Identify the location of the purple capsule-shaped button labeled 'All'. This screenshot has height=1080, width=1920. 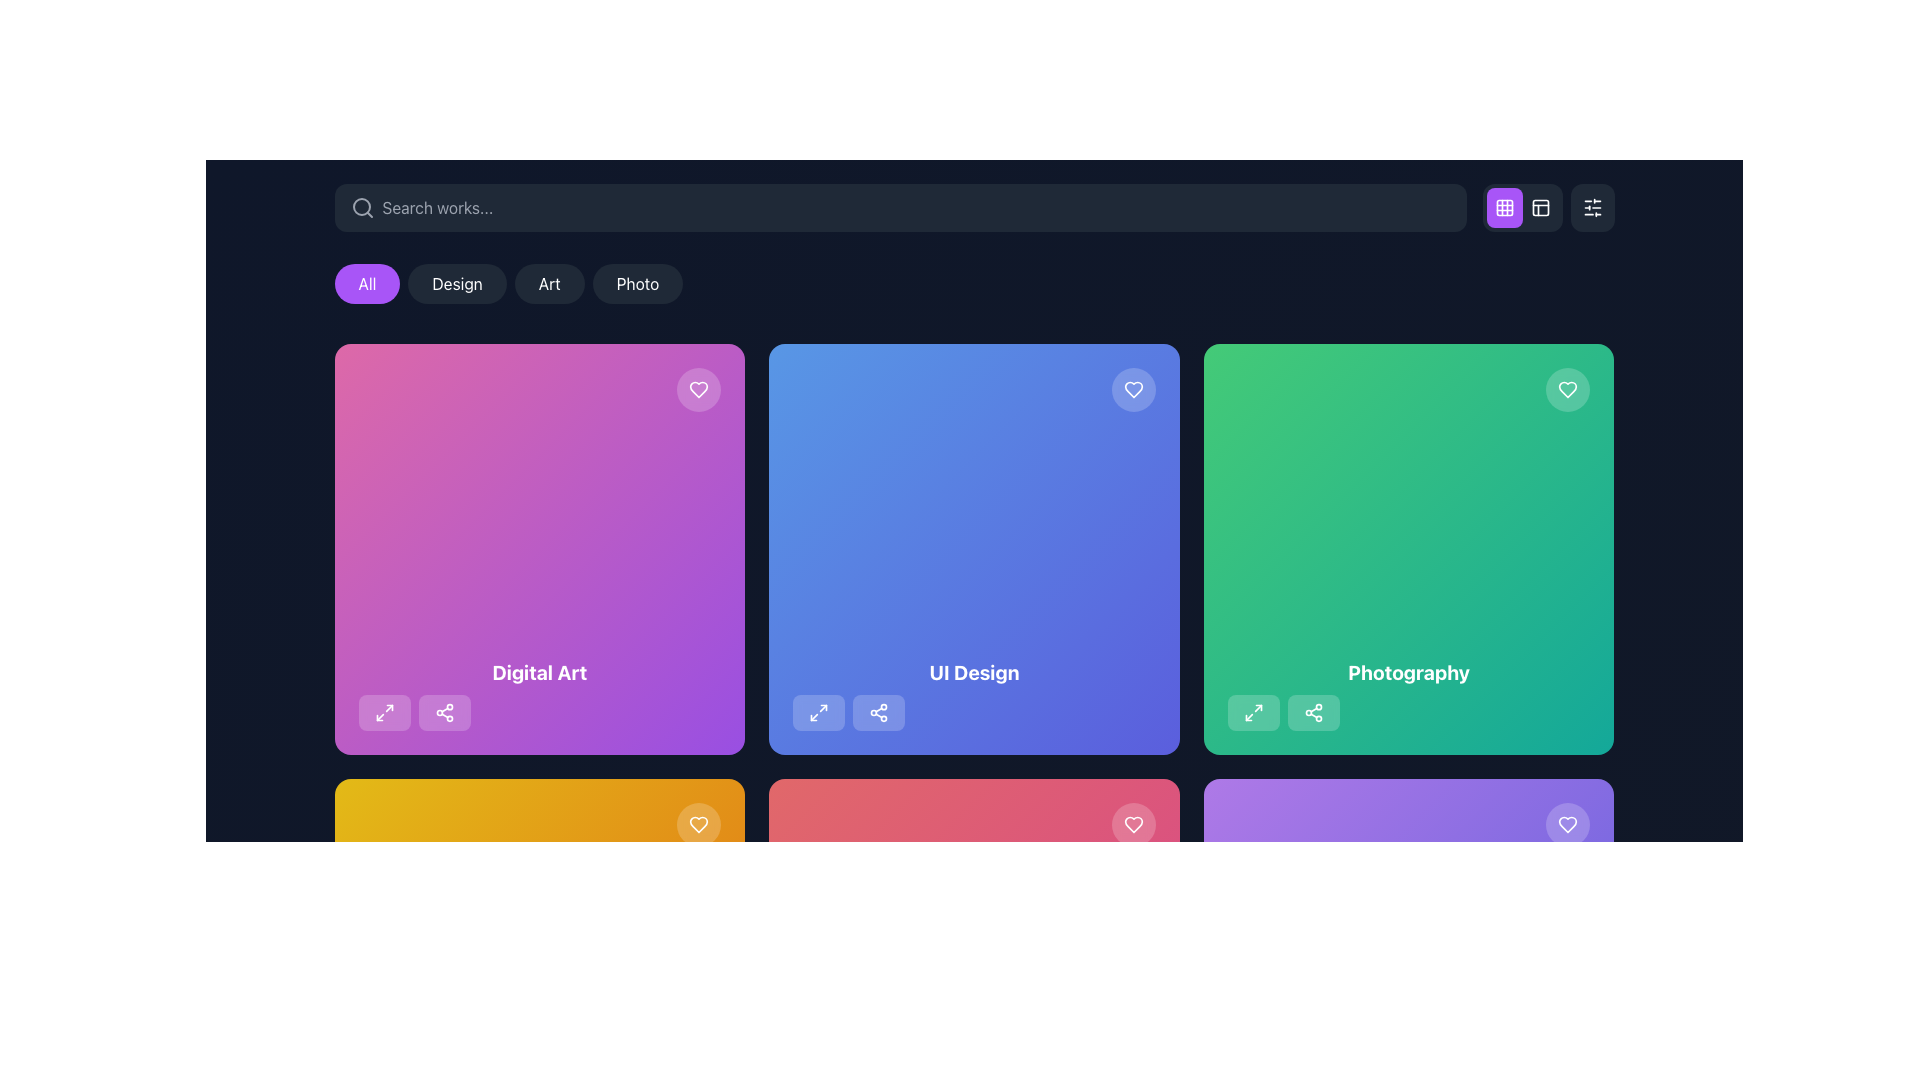
(367, 284).